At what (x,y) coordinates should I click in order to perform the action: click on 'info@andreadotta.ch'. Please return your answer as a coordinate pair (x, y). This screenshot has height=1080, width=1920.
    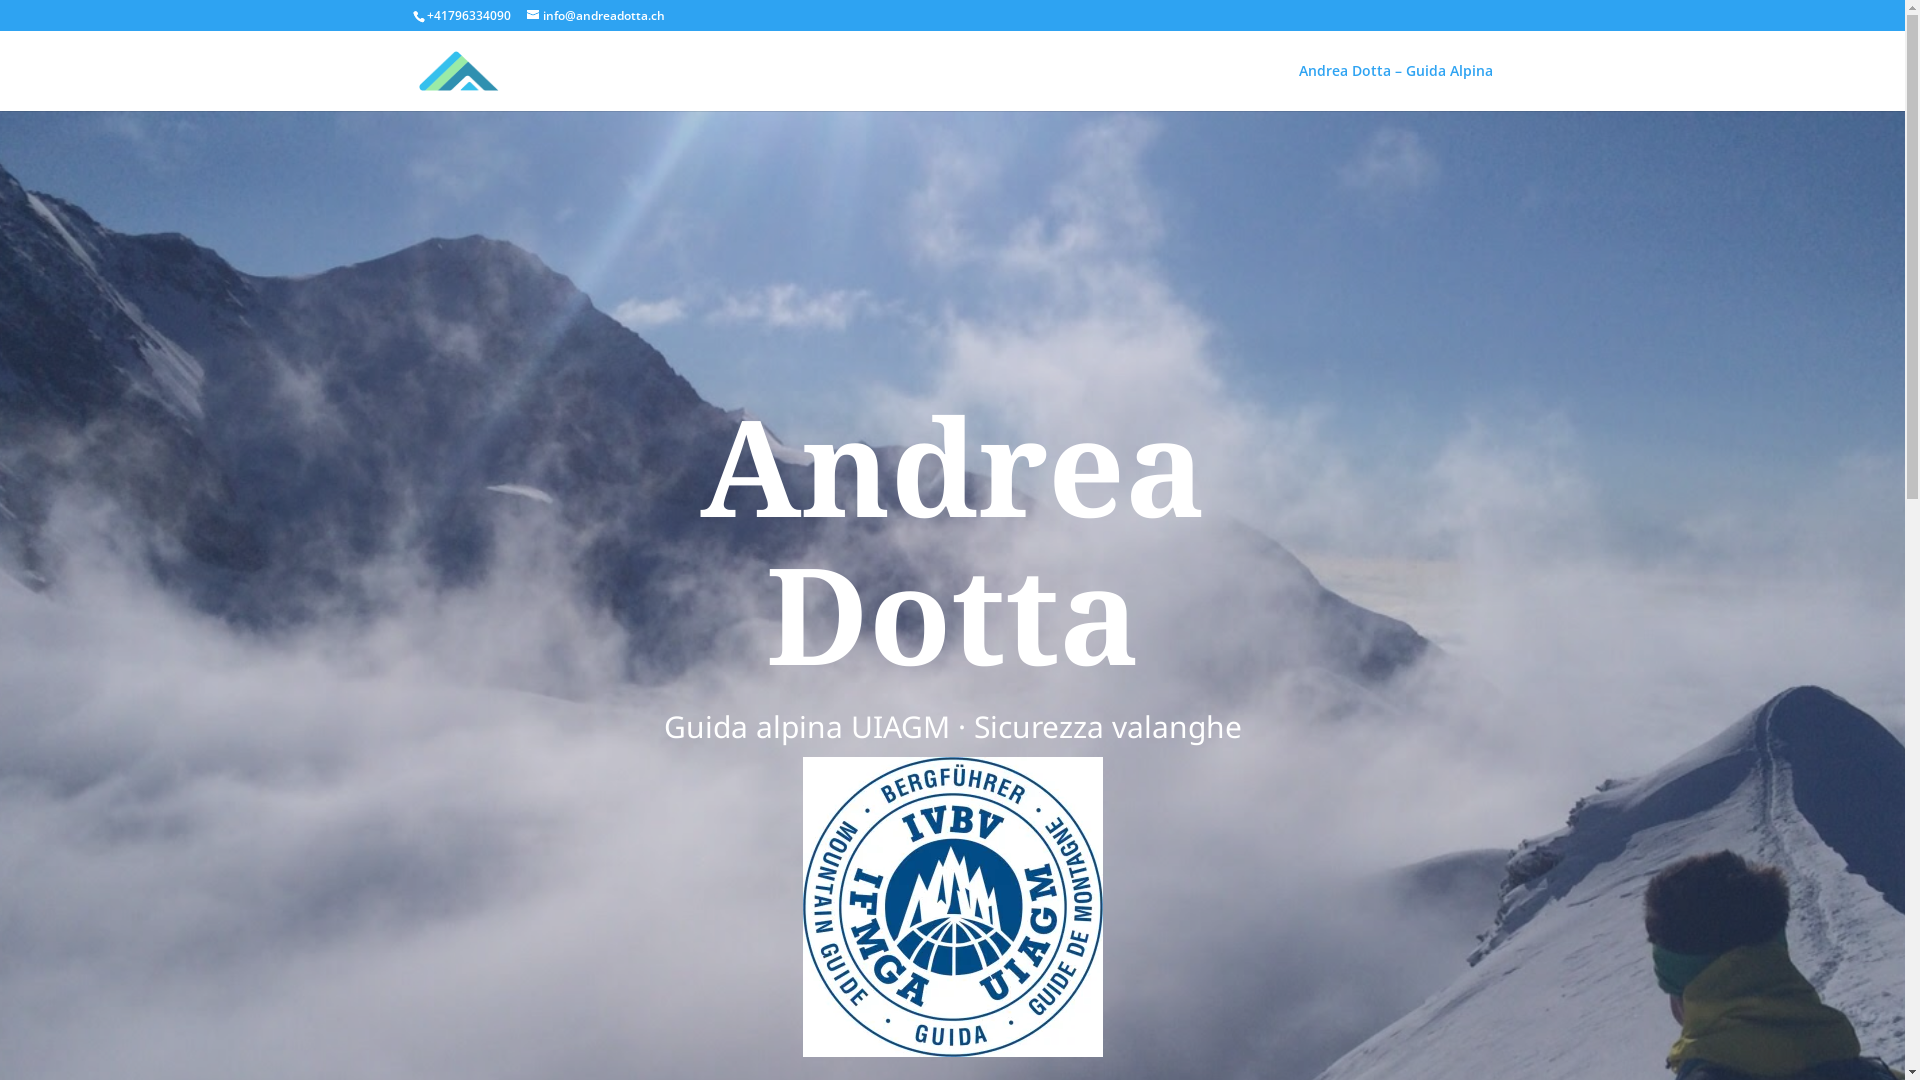
    Looking at the image, I should click on (594, 15).